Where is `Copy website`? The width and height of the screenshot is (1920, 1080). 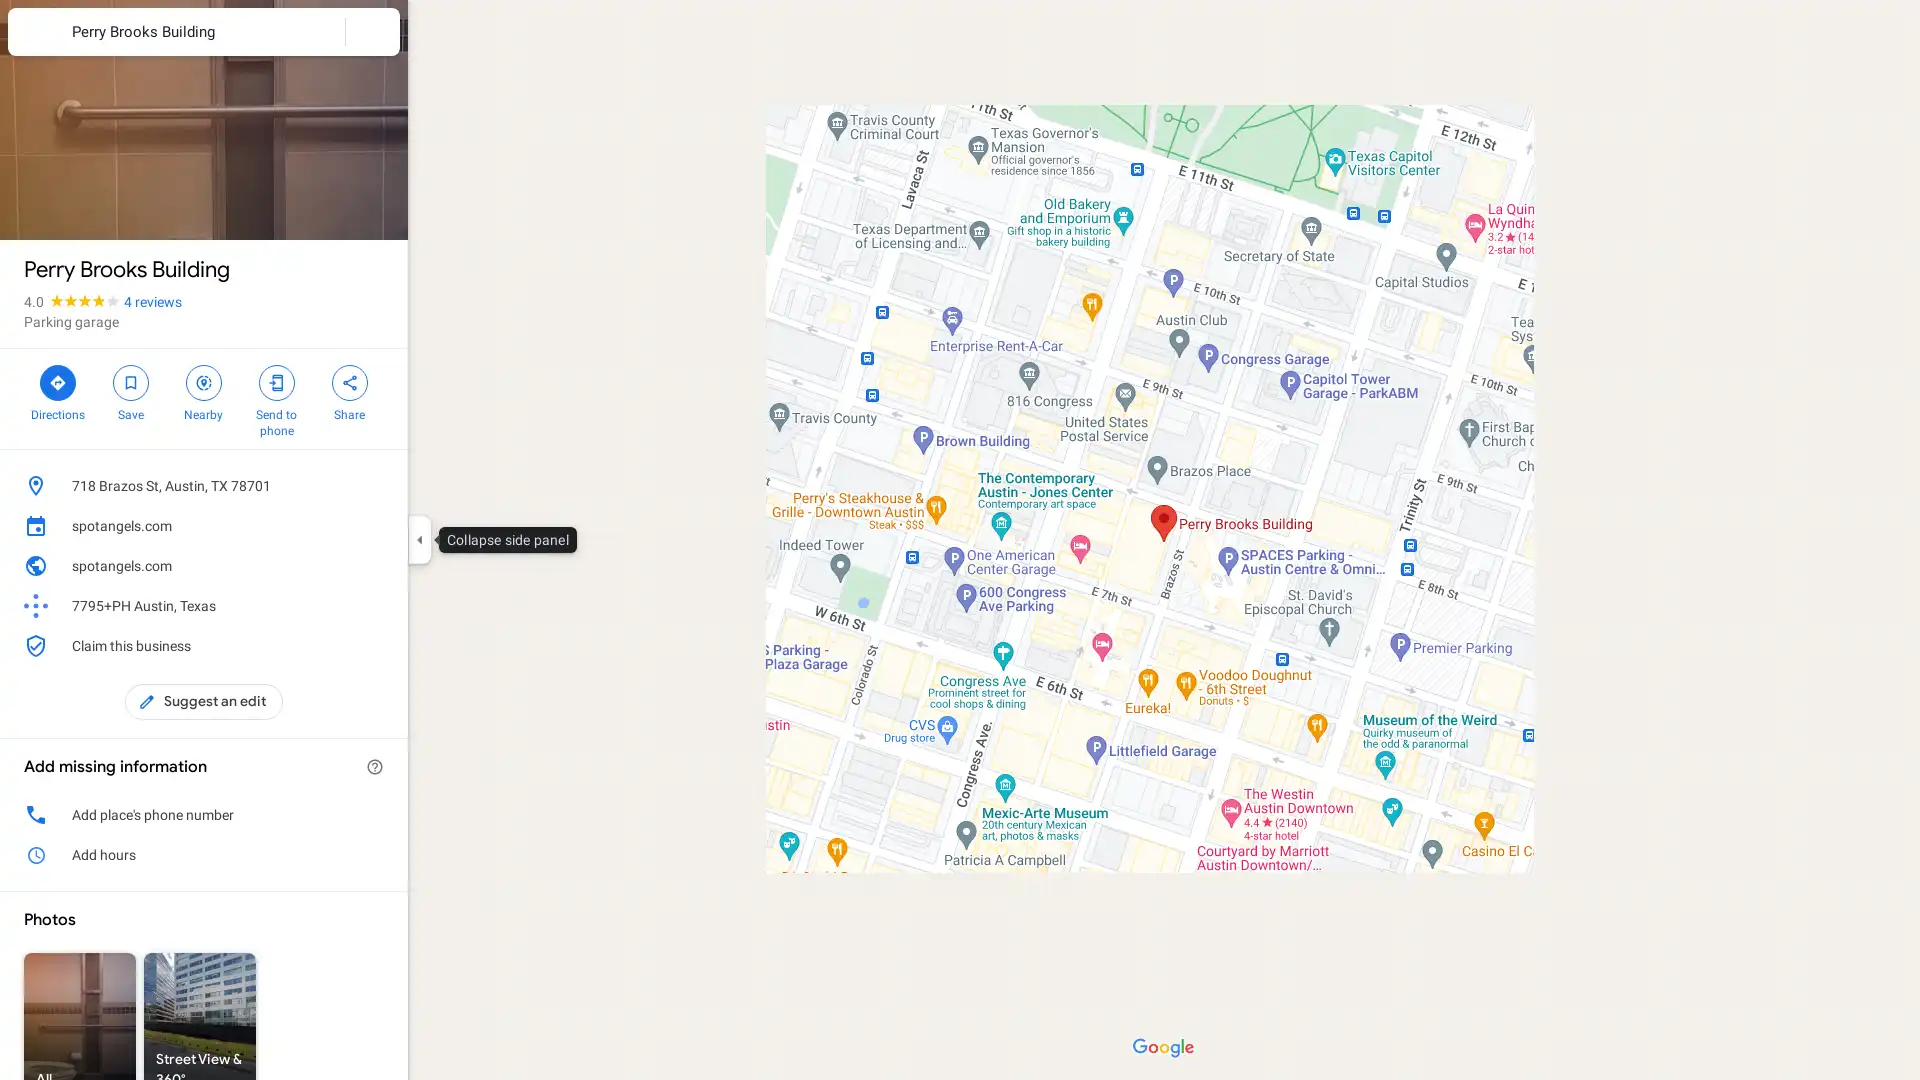
Copy website is located at coordinates (374, 566).